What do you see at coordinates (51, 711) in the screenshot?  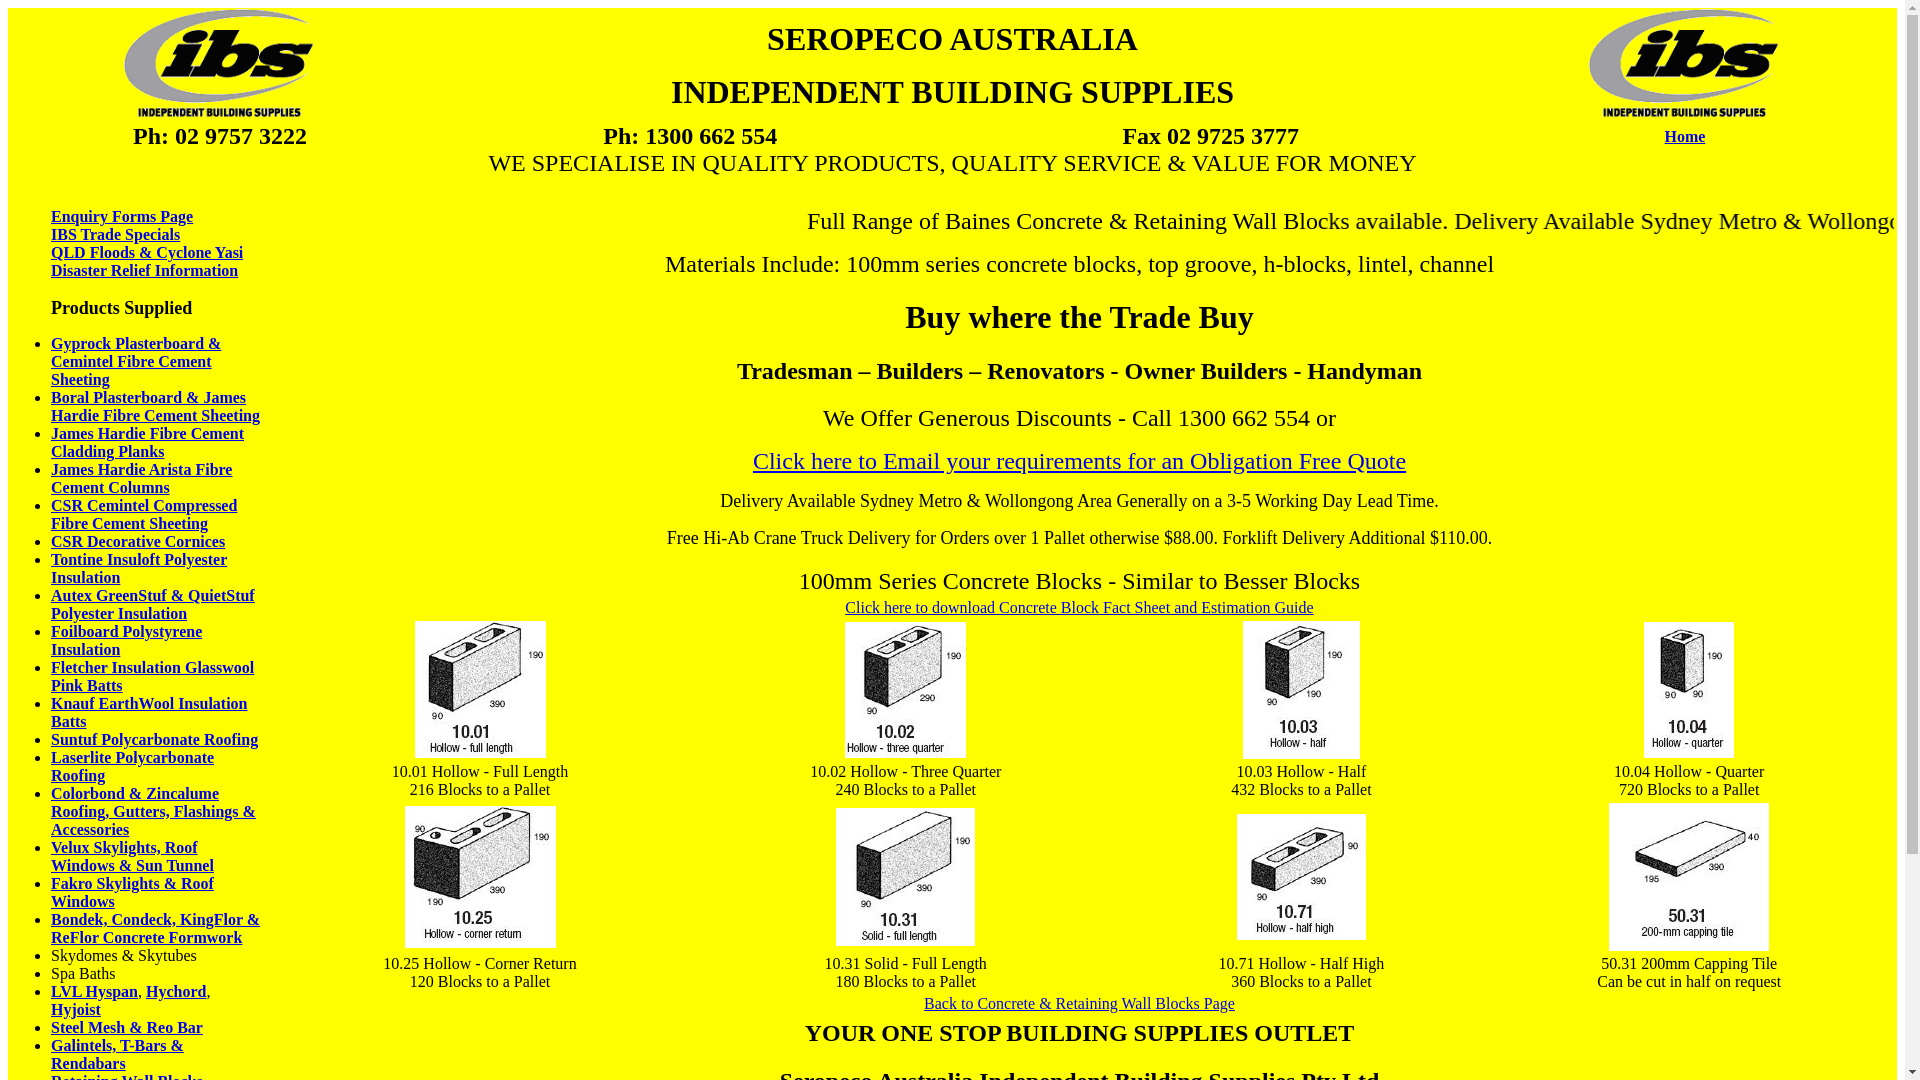 I see `'Knauf EarthWool Insulation Batts'` at bounding box center [51, 711].